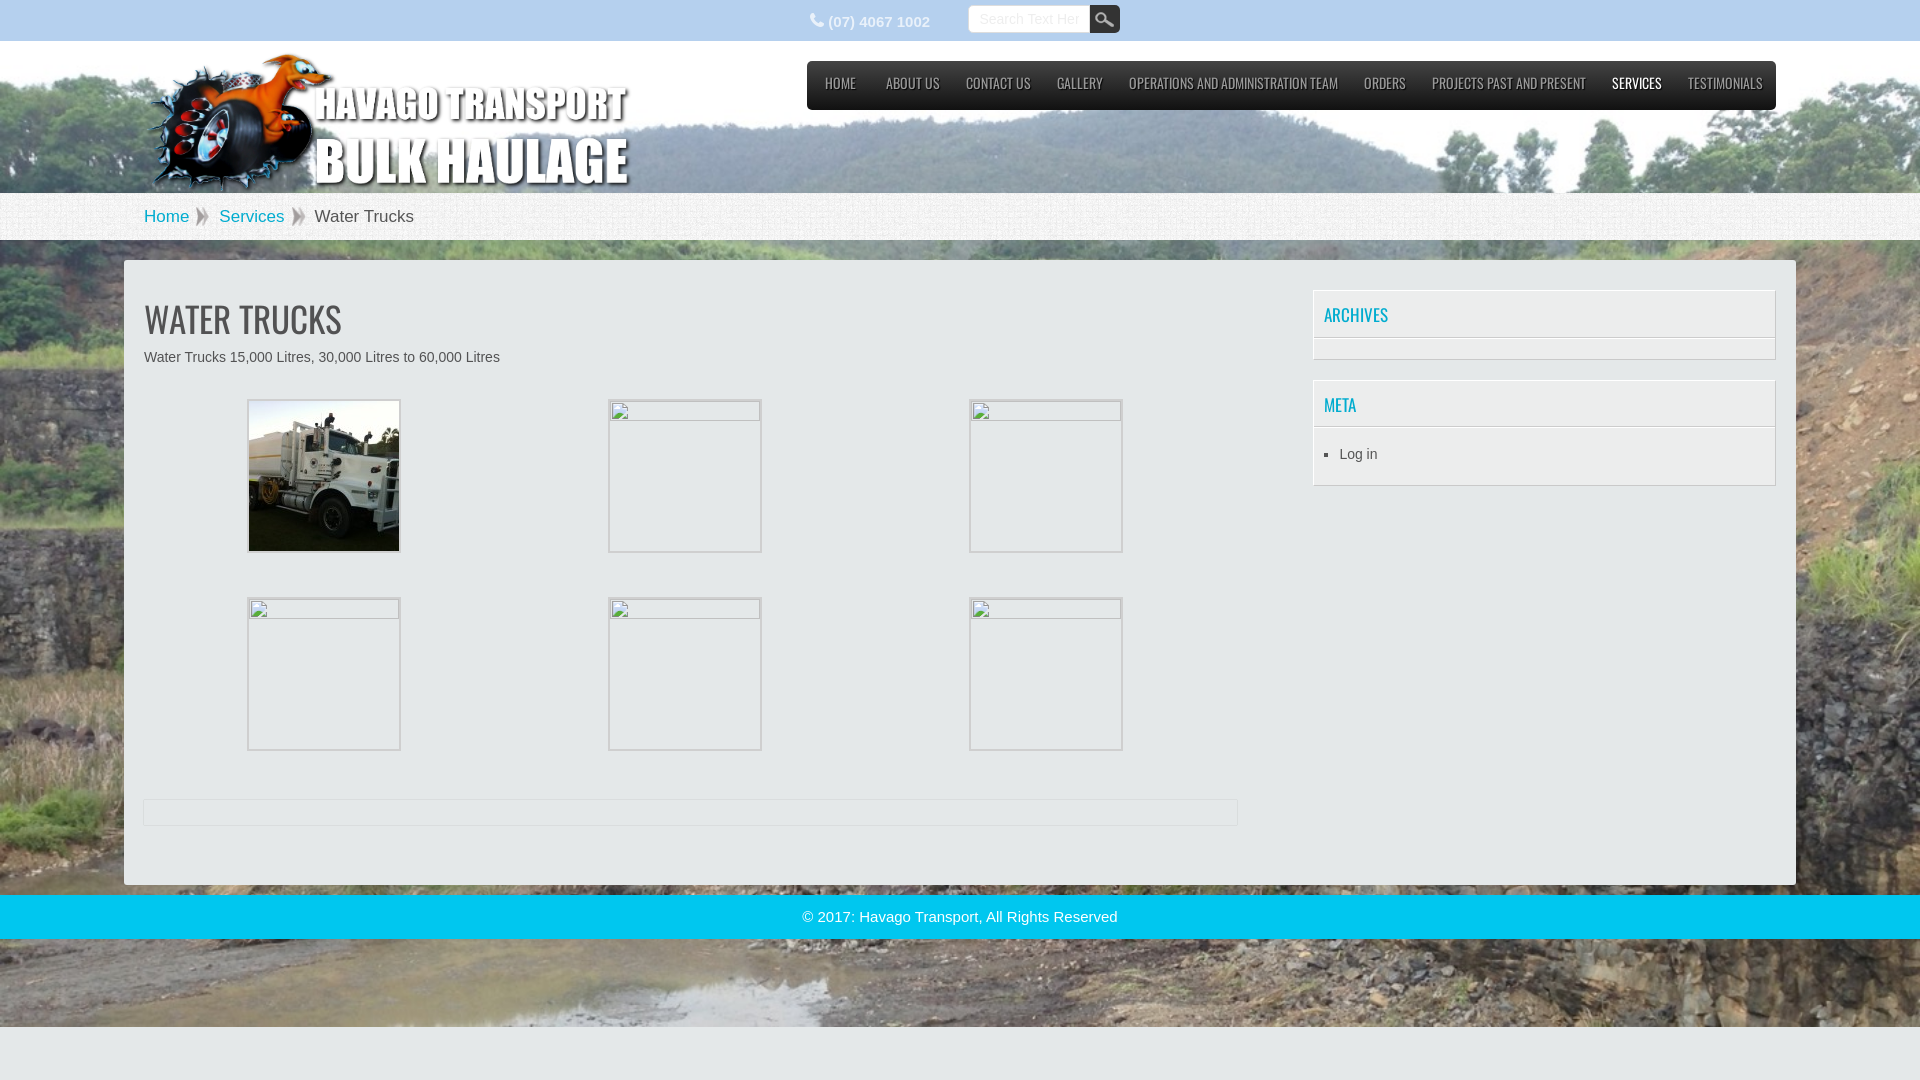 The height and width of the screenshot is (1080, 1920). Describe the element at coordinates (1079, 87) in the screenshot. I see `'GALLERY'` at that location.